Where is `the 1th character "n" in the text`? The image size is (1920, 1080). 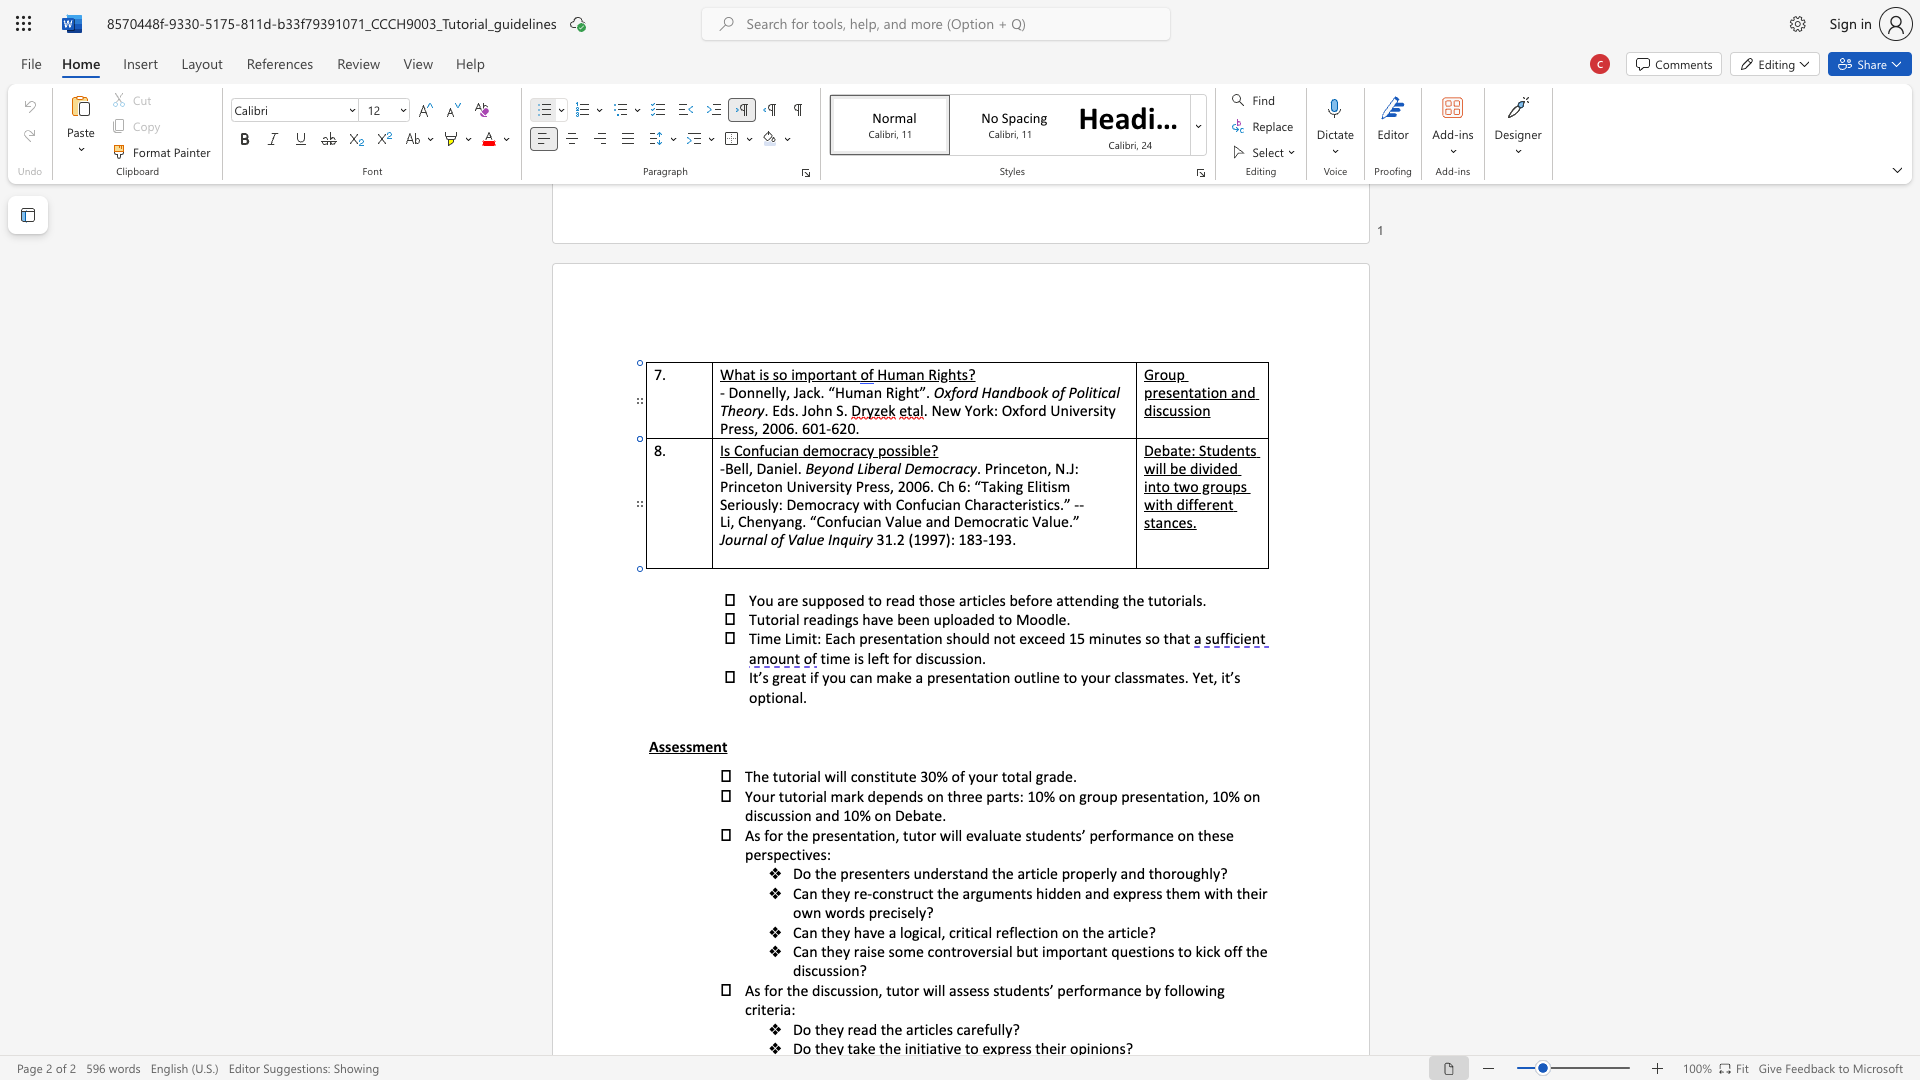
the 1th character "n" in the text is located at coordinates (813, 932).